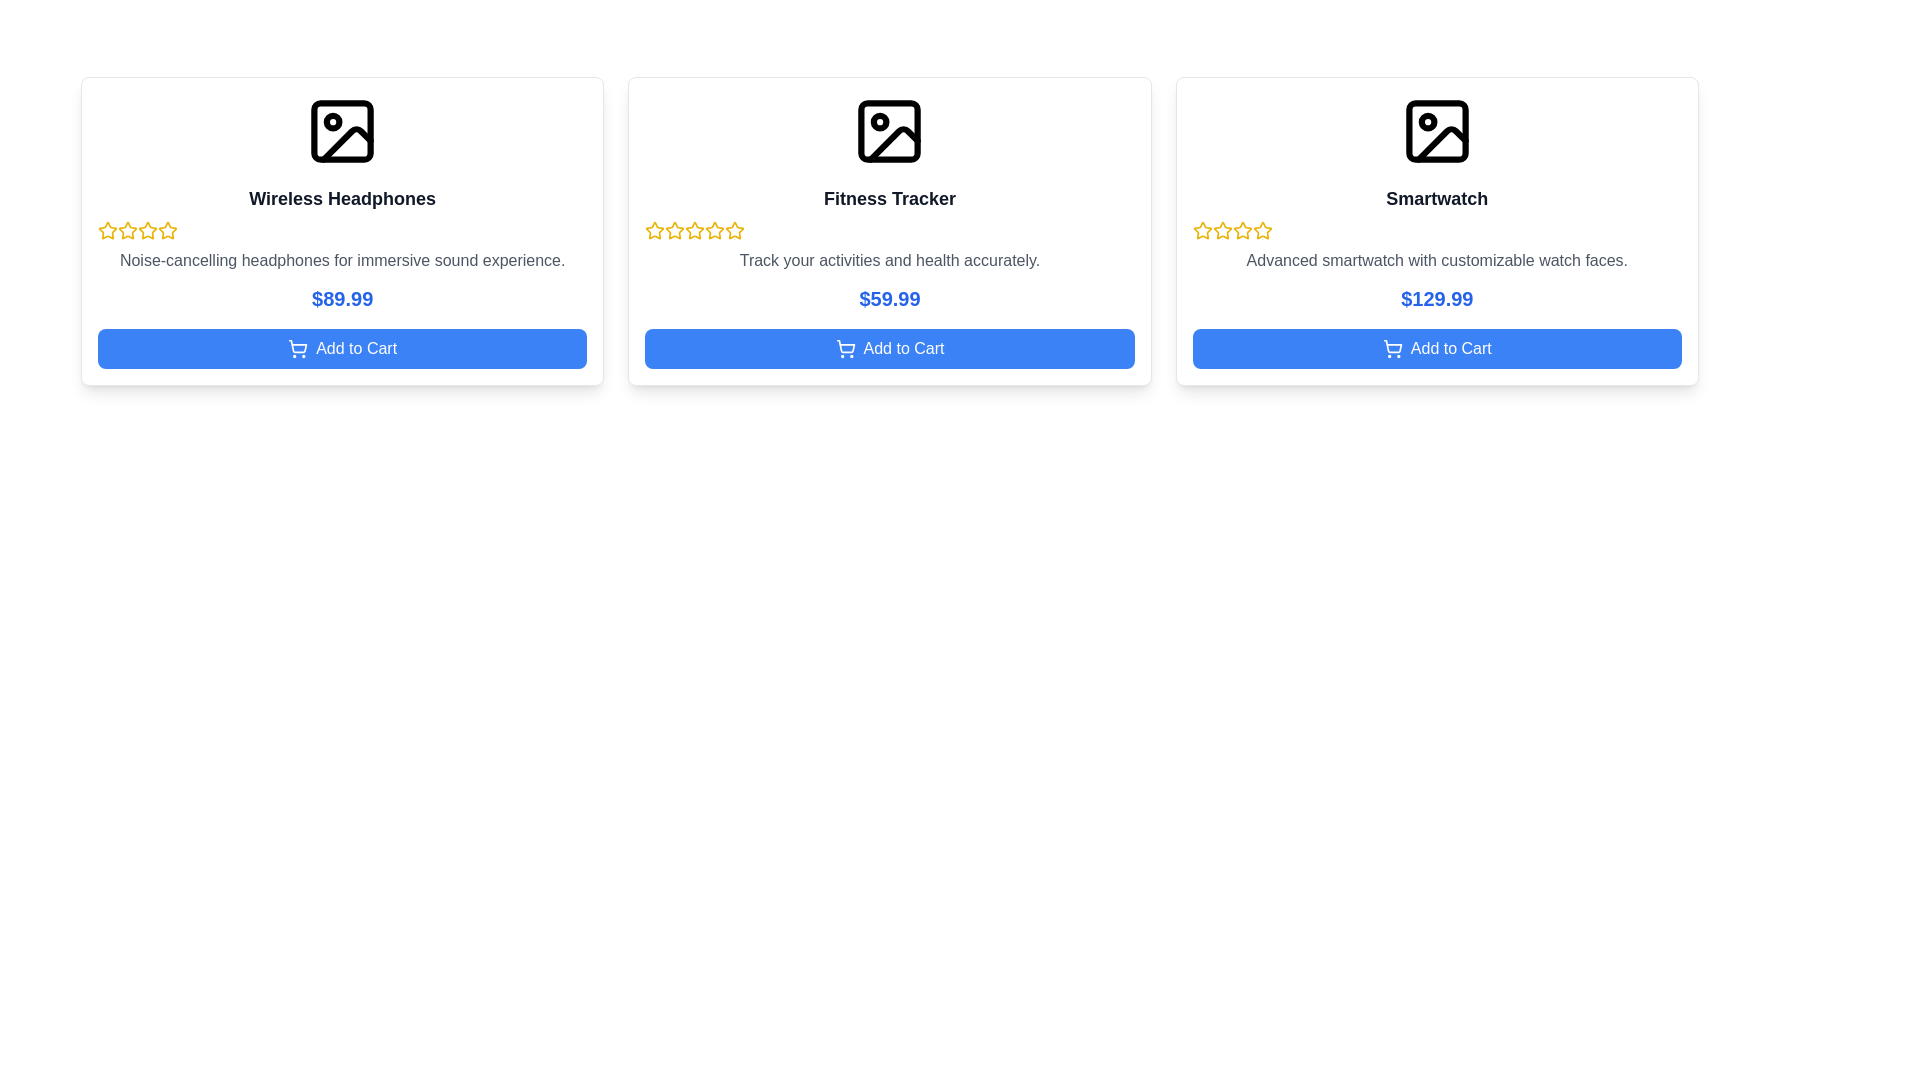 The height and width of the screenshot is (1080, 1920). I want to click on the image placeholder representing the 'Smartwatch' product located at the top-center of the card in the rightmost column of the product listing grid, so click(1436, 131).